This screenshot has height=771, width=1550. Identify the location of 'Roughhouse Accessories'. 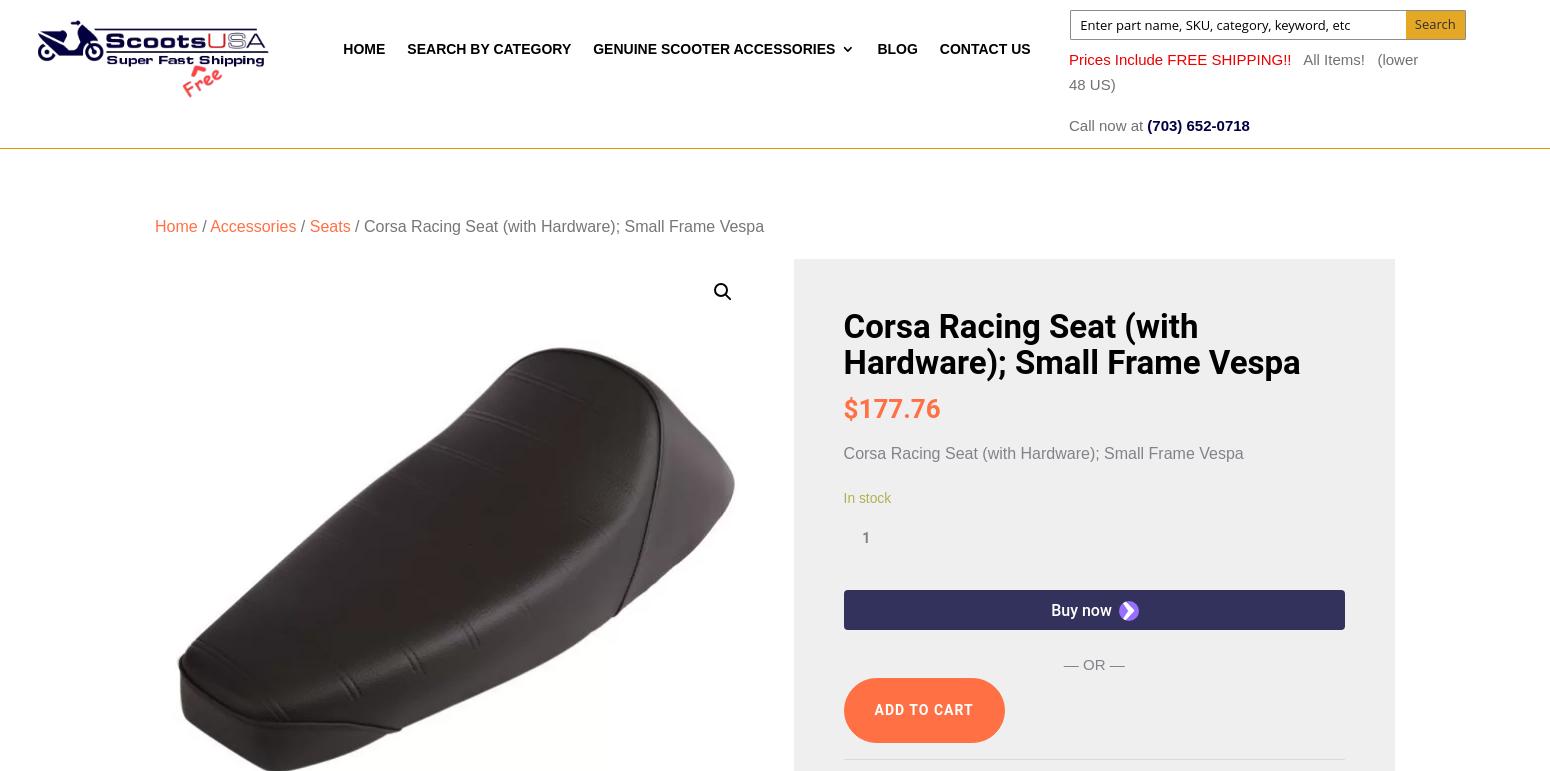
(672, 403).